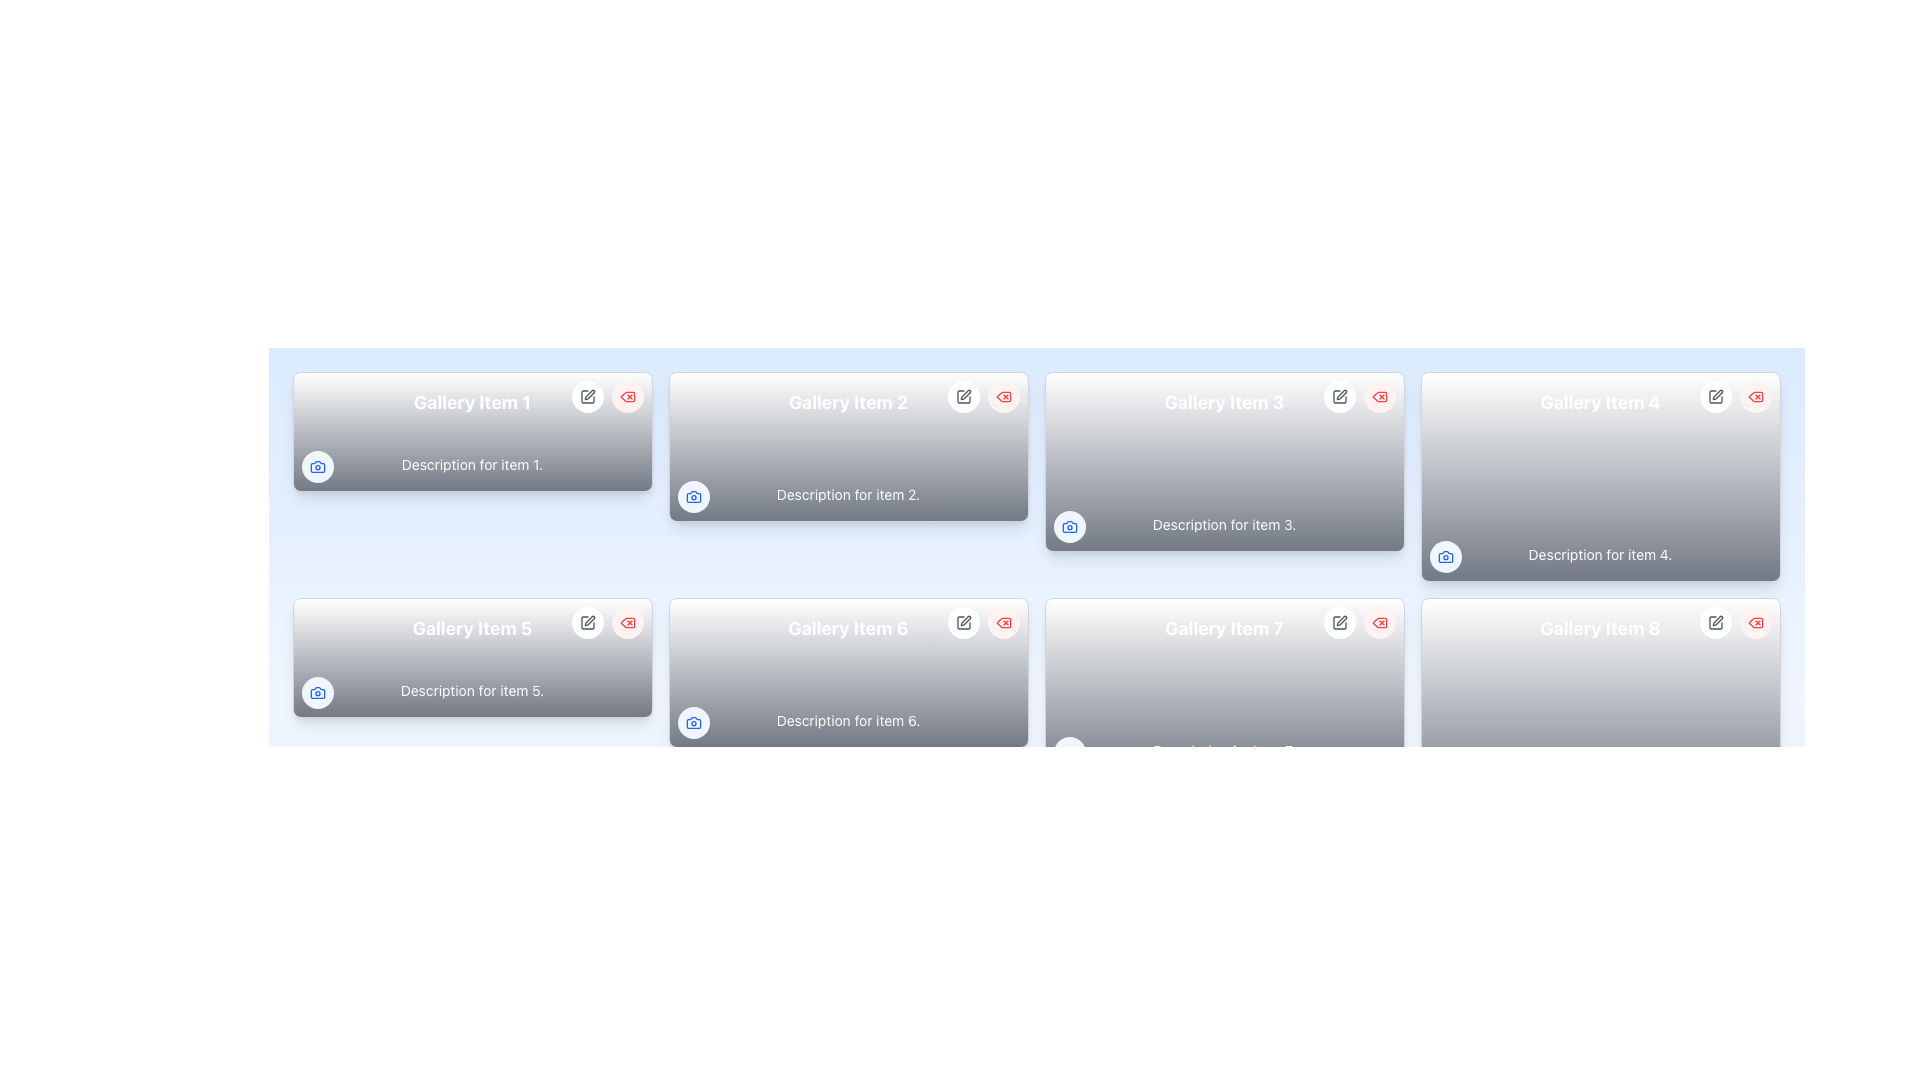  What do you see at coordinates (1754, 397) in the screenshot?
I see `the delete icon button located in the top-right corner of the Gallery Item 4 card` at bounding box center [1754, 397].